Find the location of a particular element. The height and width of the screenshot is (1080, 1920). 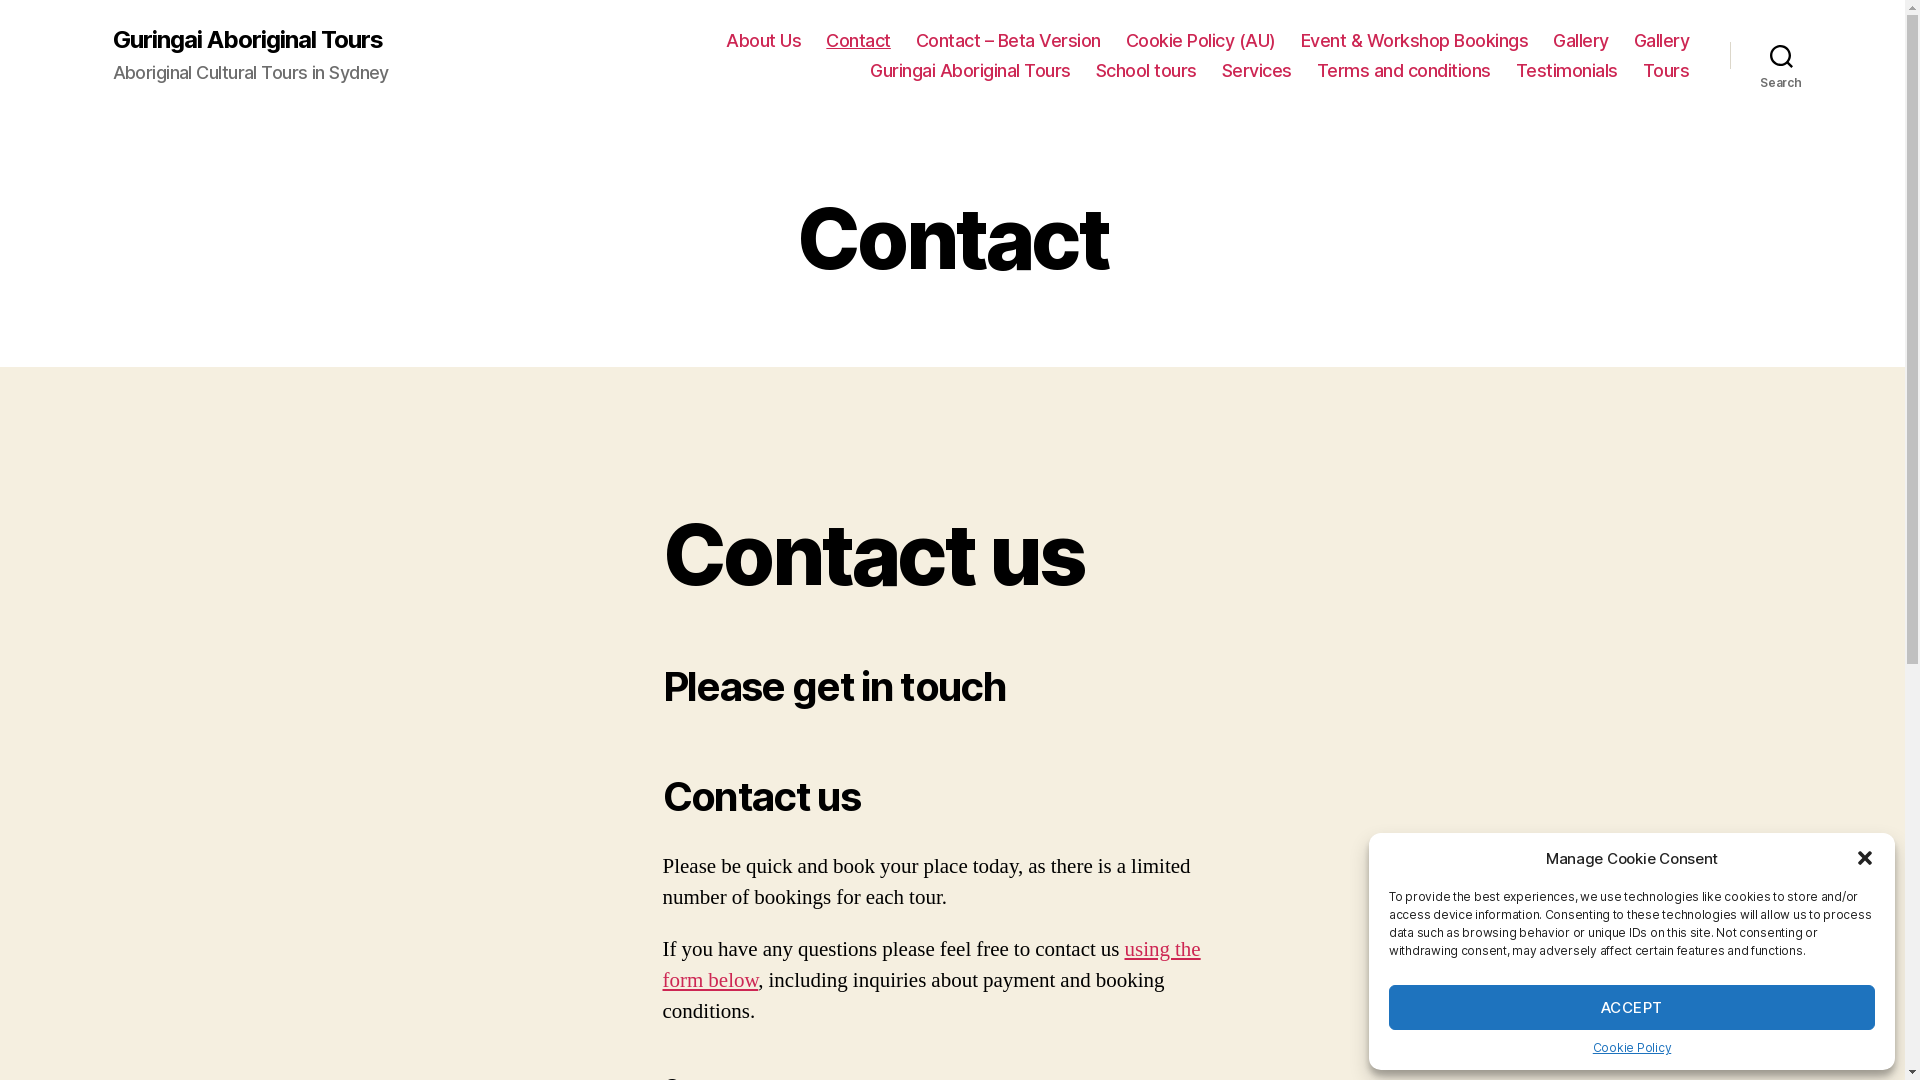

'Cookie Policy' is located at coordinates (1592, 1046).